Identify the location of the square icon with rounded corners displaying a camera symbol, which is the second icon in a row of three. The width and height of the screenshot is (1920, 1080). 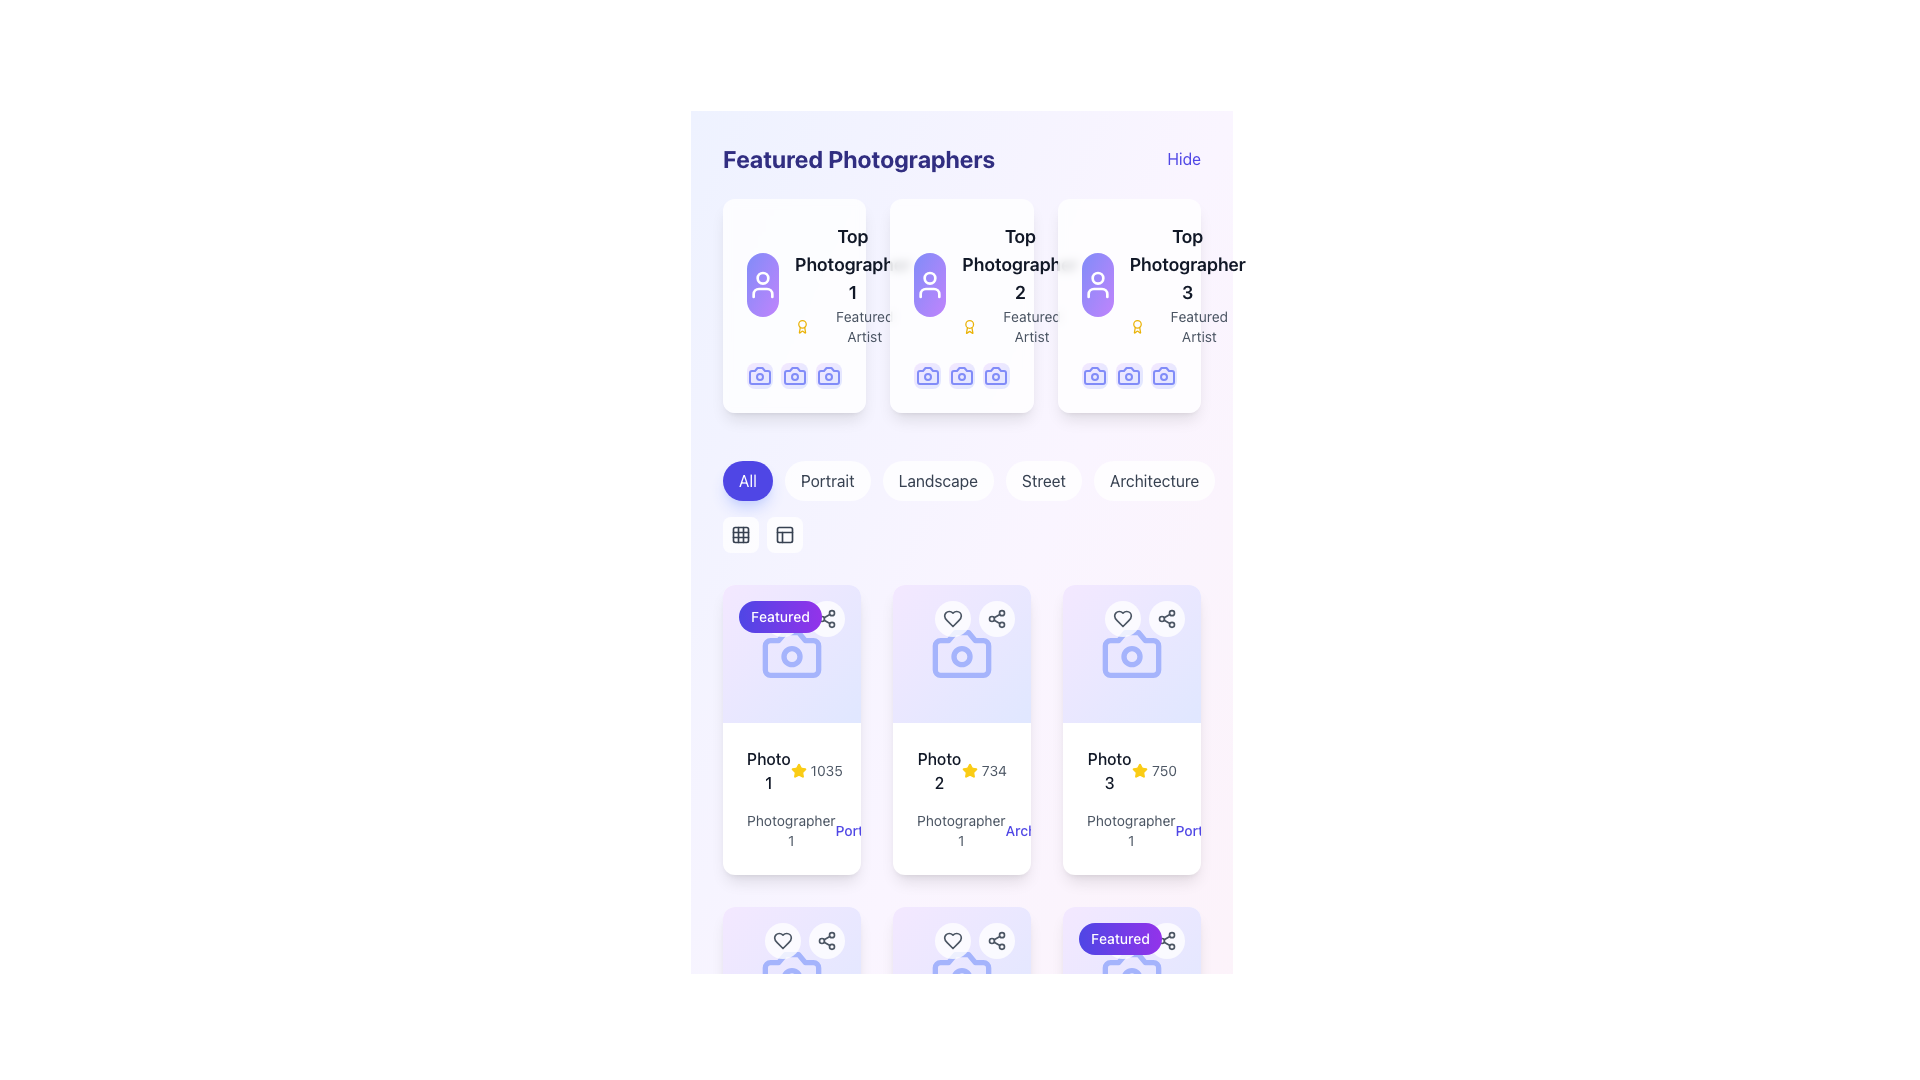
(793, 376).